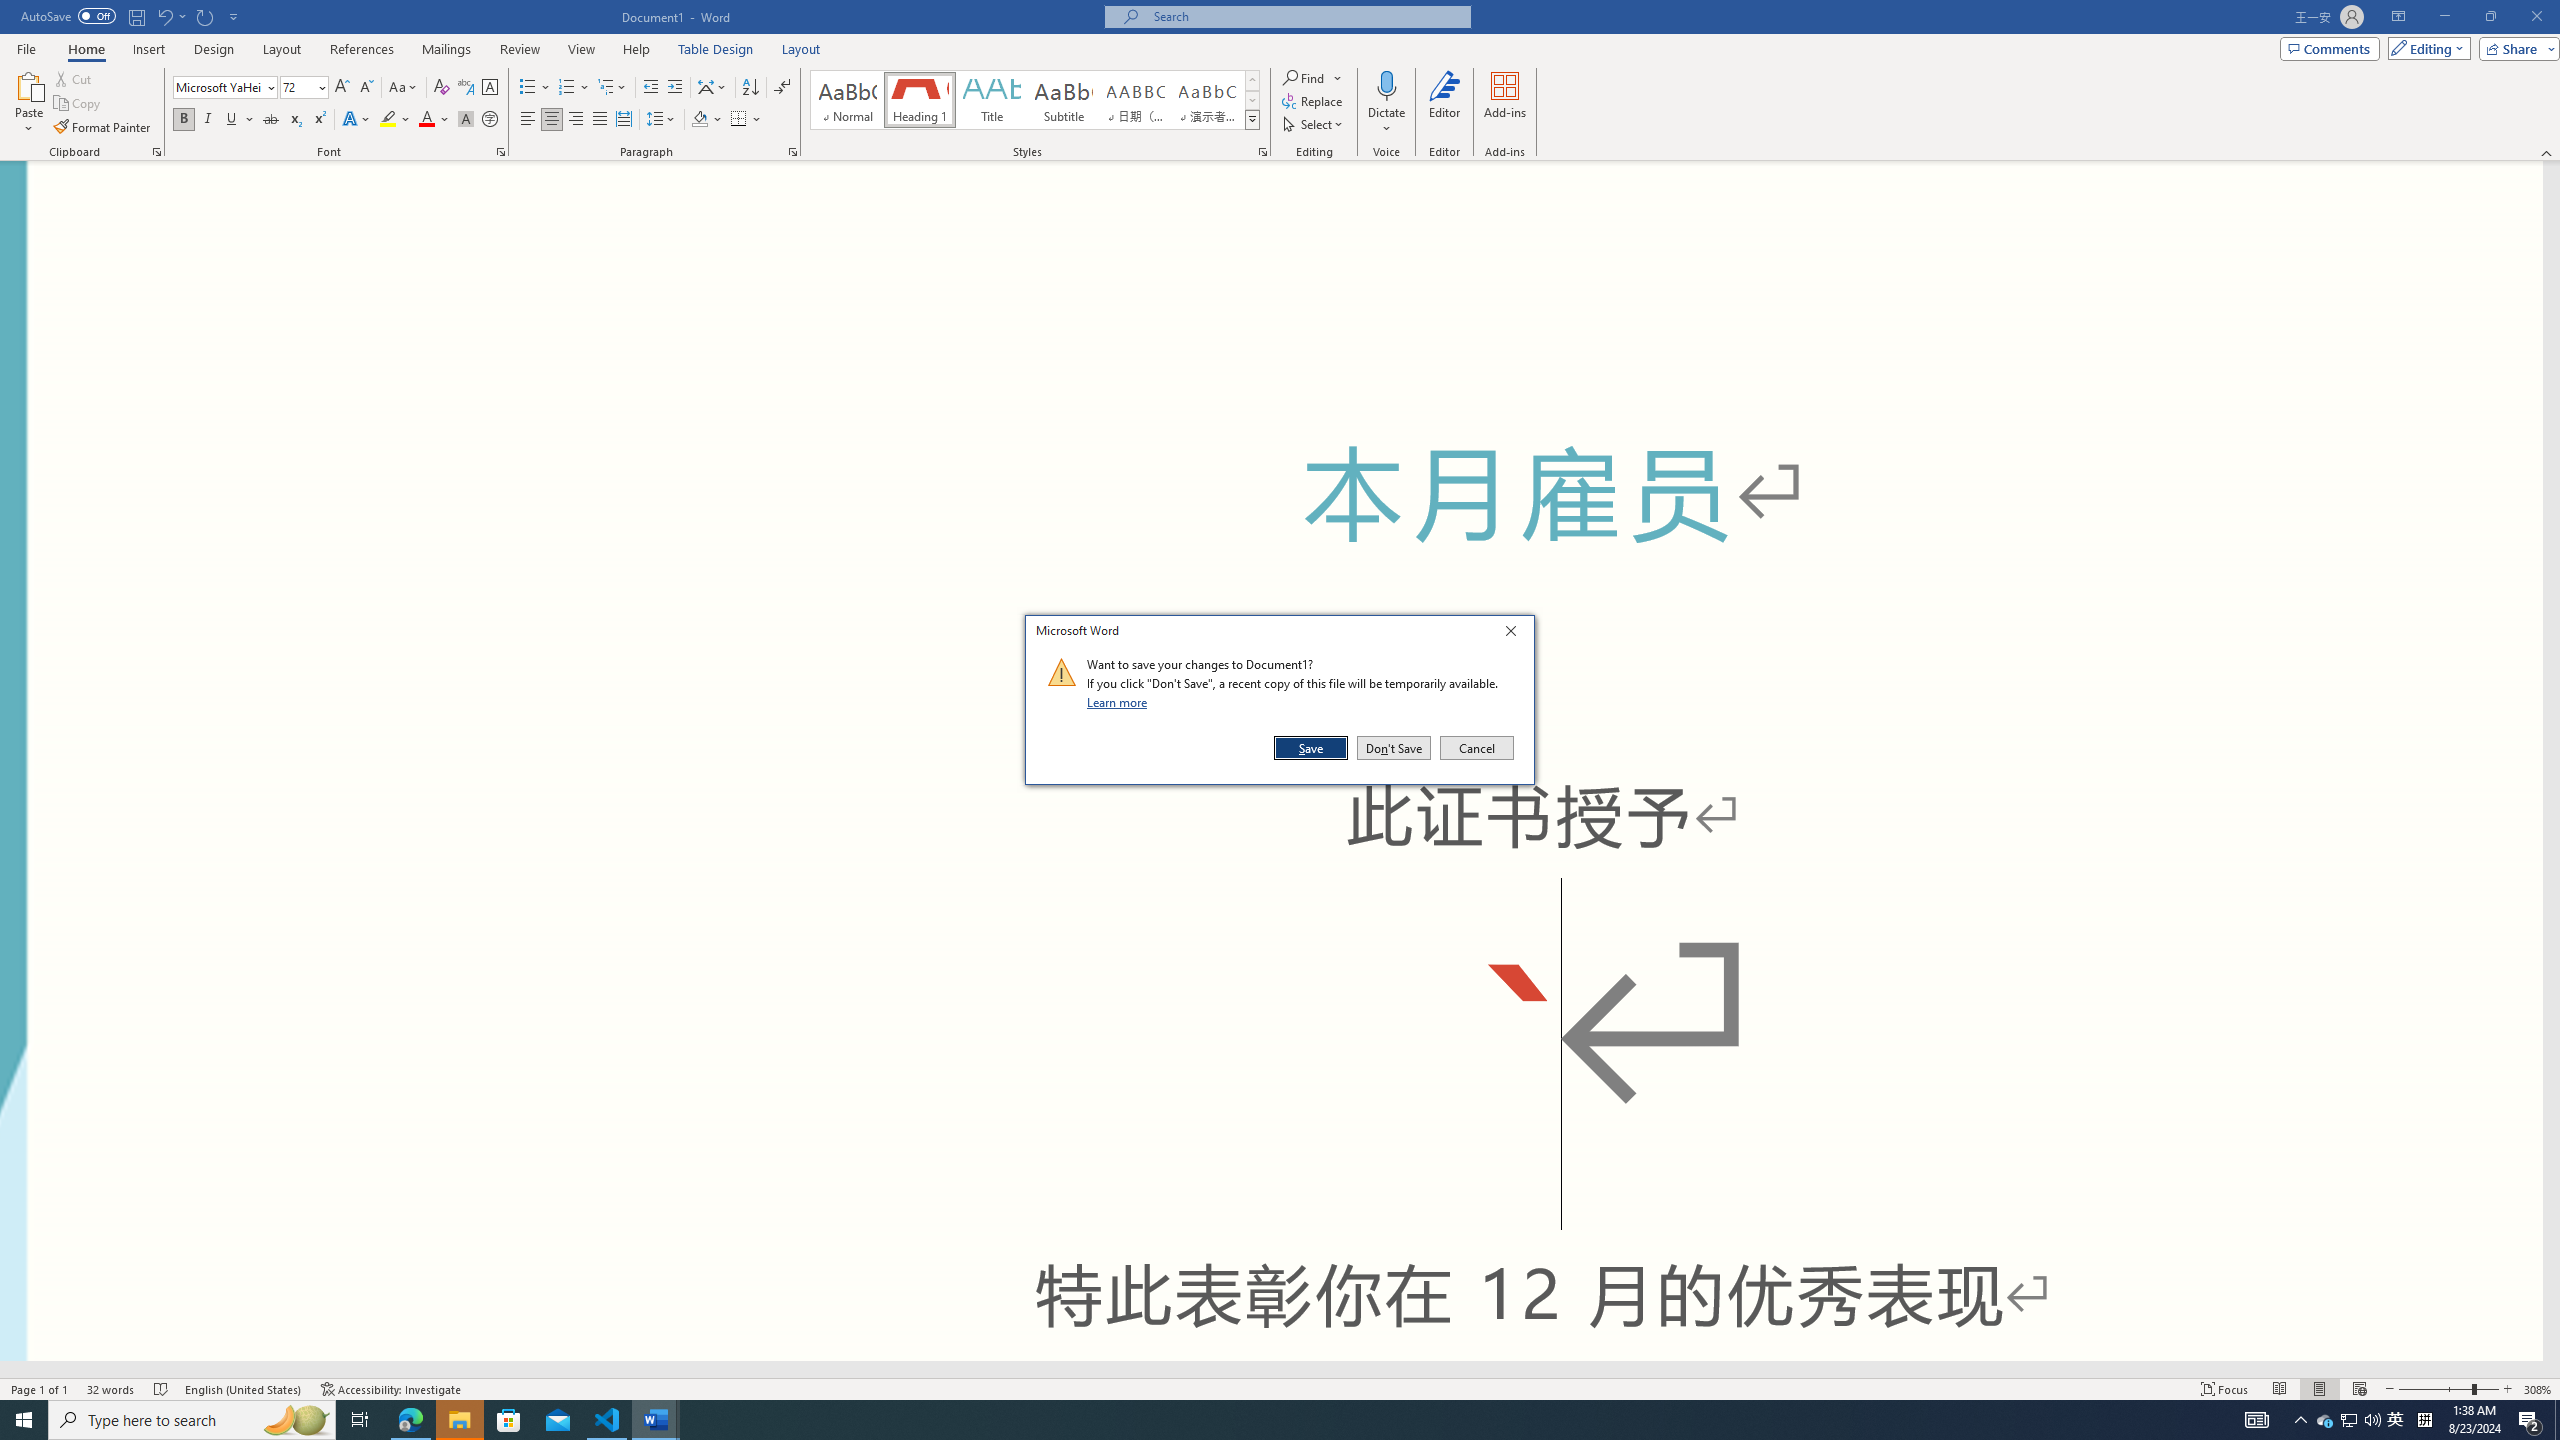  I want to click on 'Learn more', so click(1120, 701).